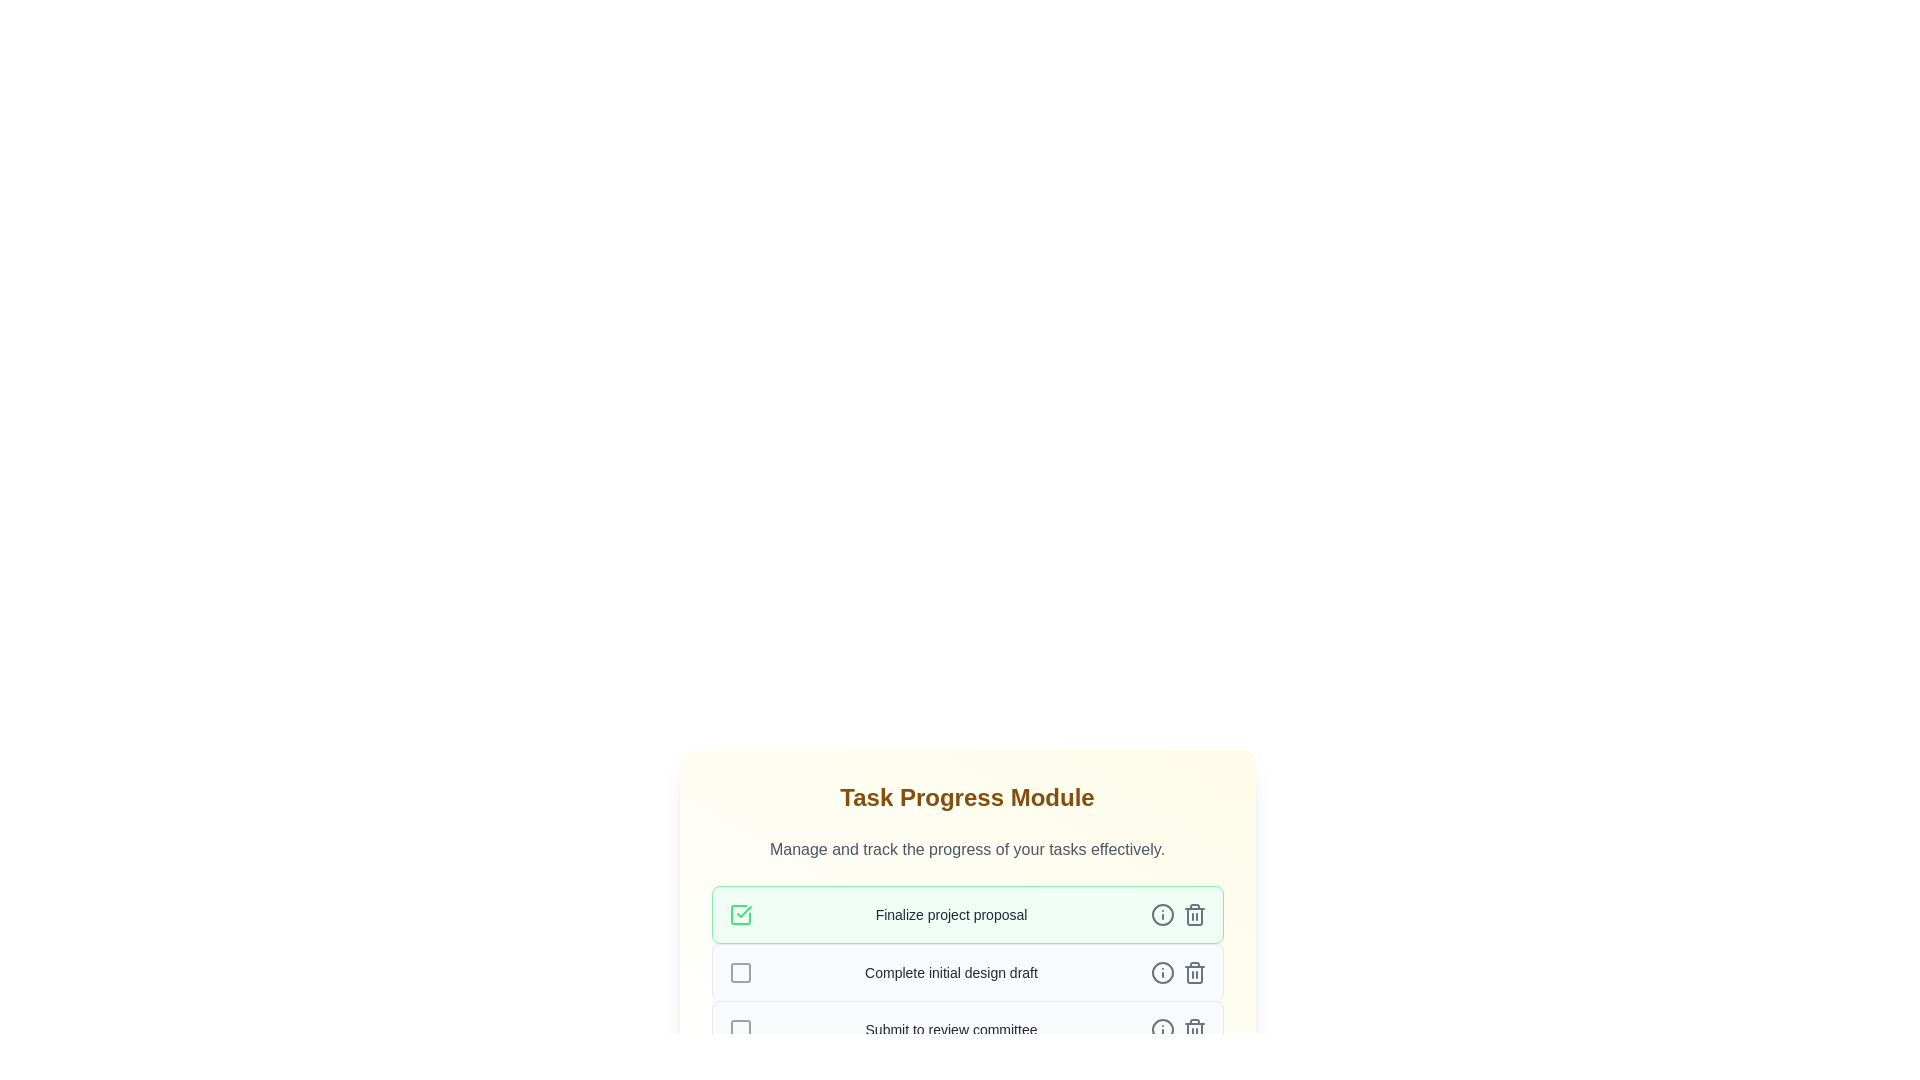 This screenshot has height=1080, width=1920. I want to click on the checkbox located to the left of the task label 'Submit to review committee' to select or complete the associated task, so click(739, 1029).